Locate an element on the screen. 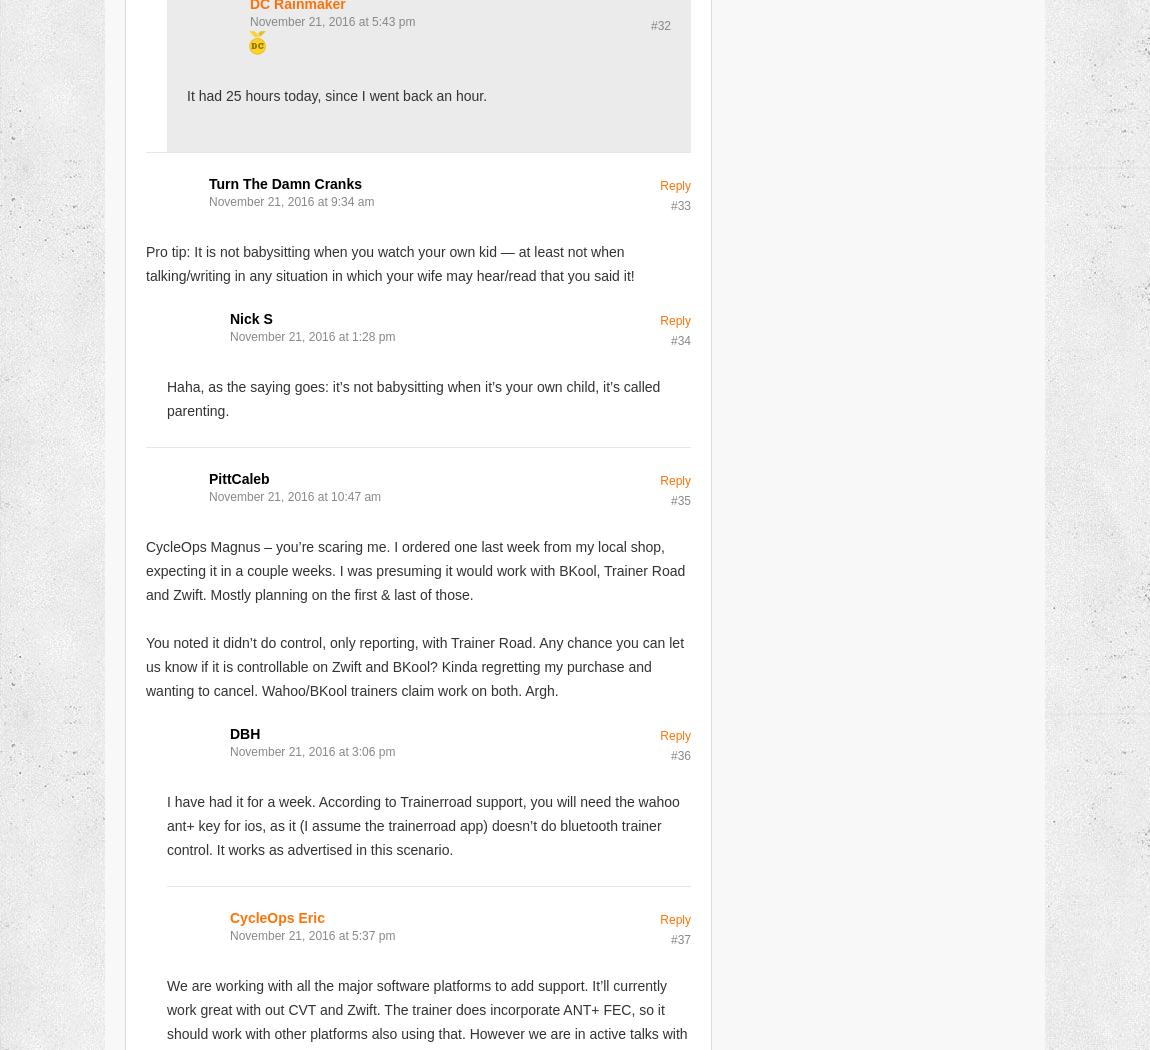 The width and height of the screenshot is (1150, 1050). 'PittCaleb' is located at coordinates (237, 477).